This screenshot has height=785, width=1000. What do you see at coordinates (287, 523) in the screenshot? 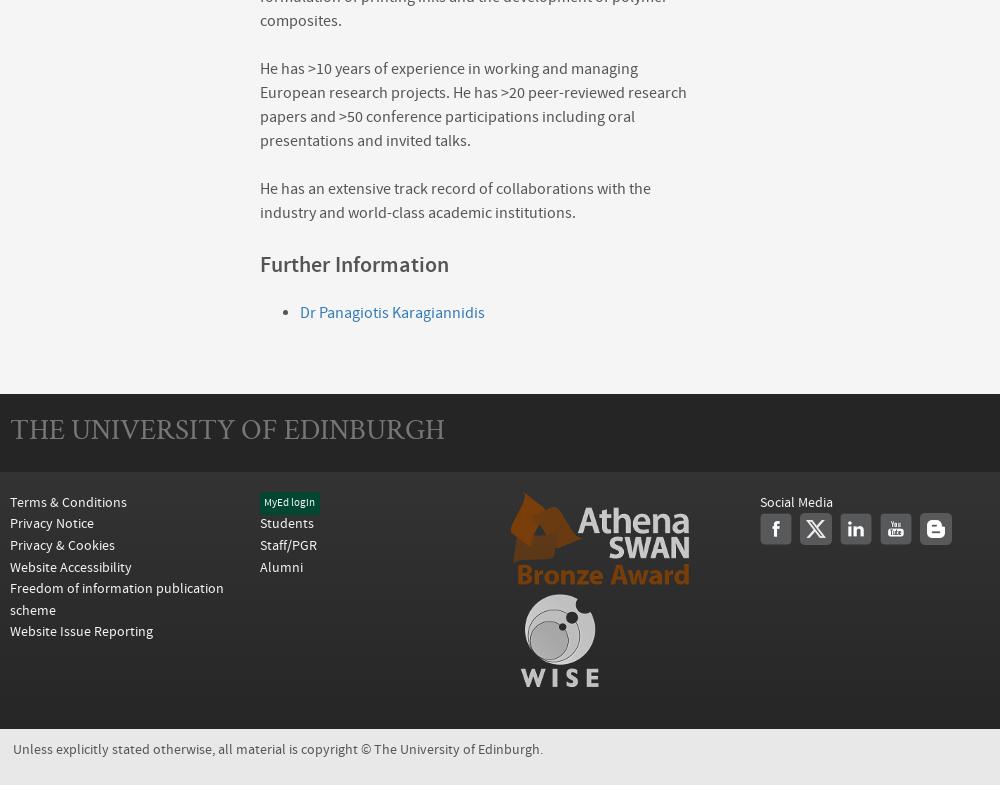
I see `'Students'` at bounding box center [287, 523].